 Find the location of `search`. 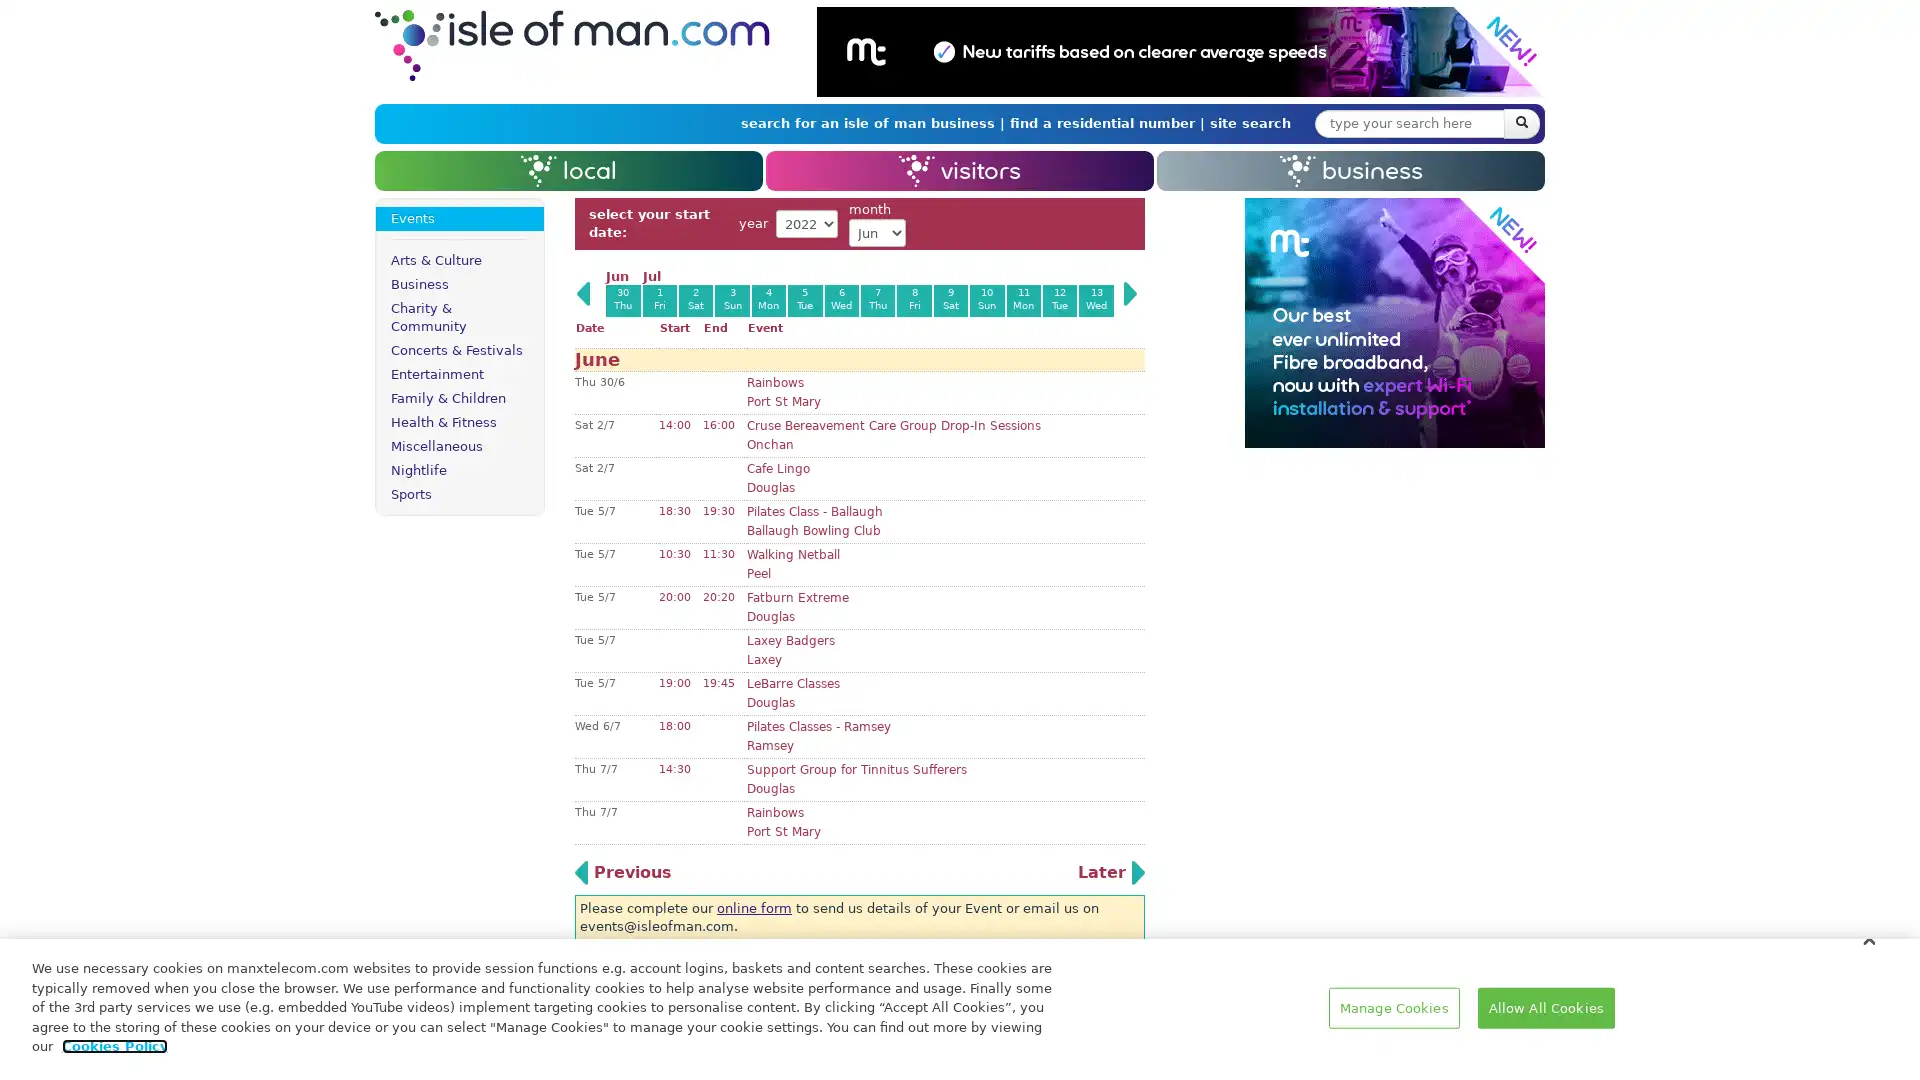

search is located at coordinates (1520, 123).